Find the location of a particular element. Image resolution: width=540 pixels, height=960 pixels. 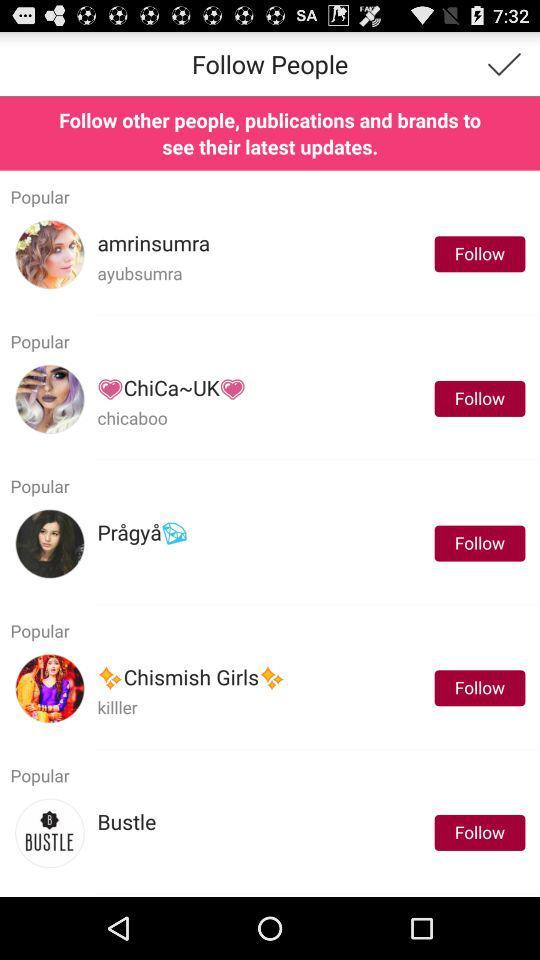

the item next to follow app is located at coordinates (141, 532).